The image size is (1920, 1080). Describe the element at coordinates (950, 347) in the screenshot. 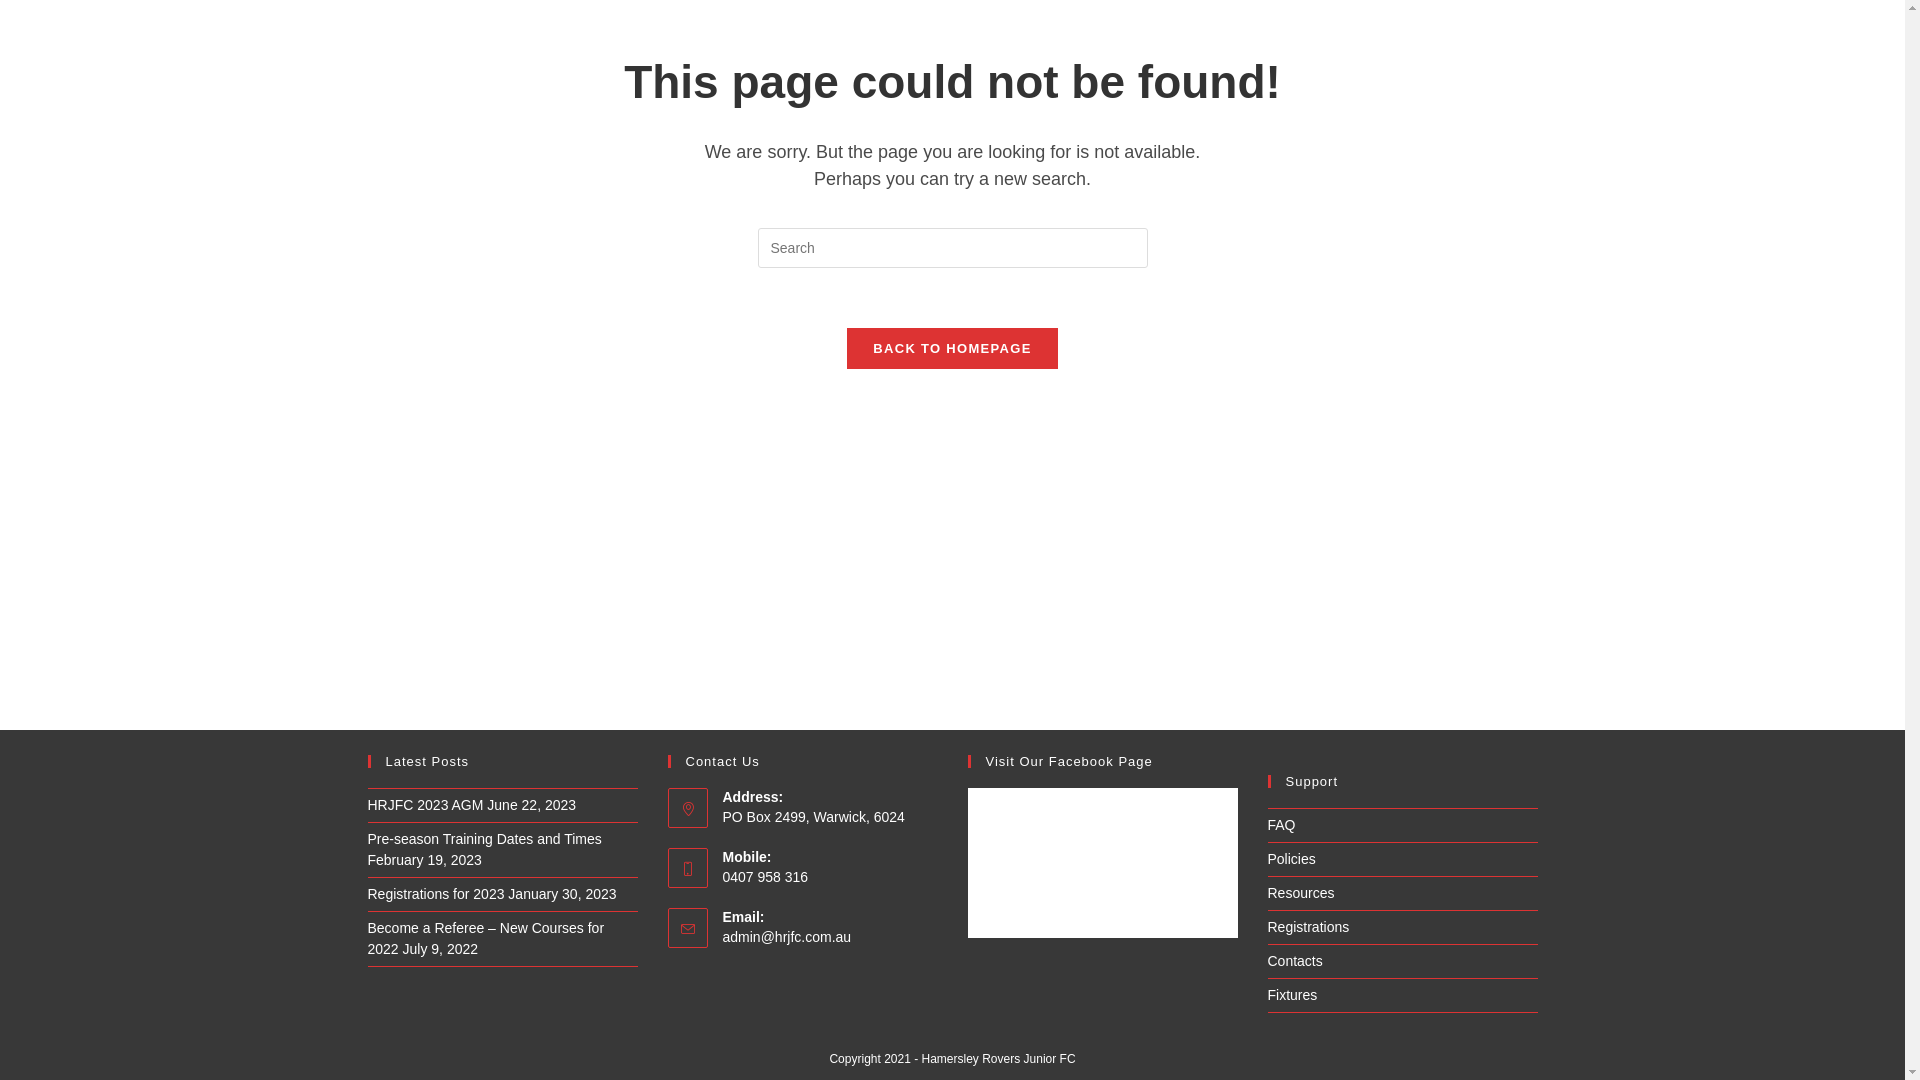

I see `'BACK TO HOMEPAGE'` at that location.